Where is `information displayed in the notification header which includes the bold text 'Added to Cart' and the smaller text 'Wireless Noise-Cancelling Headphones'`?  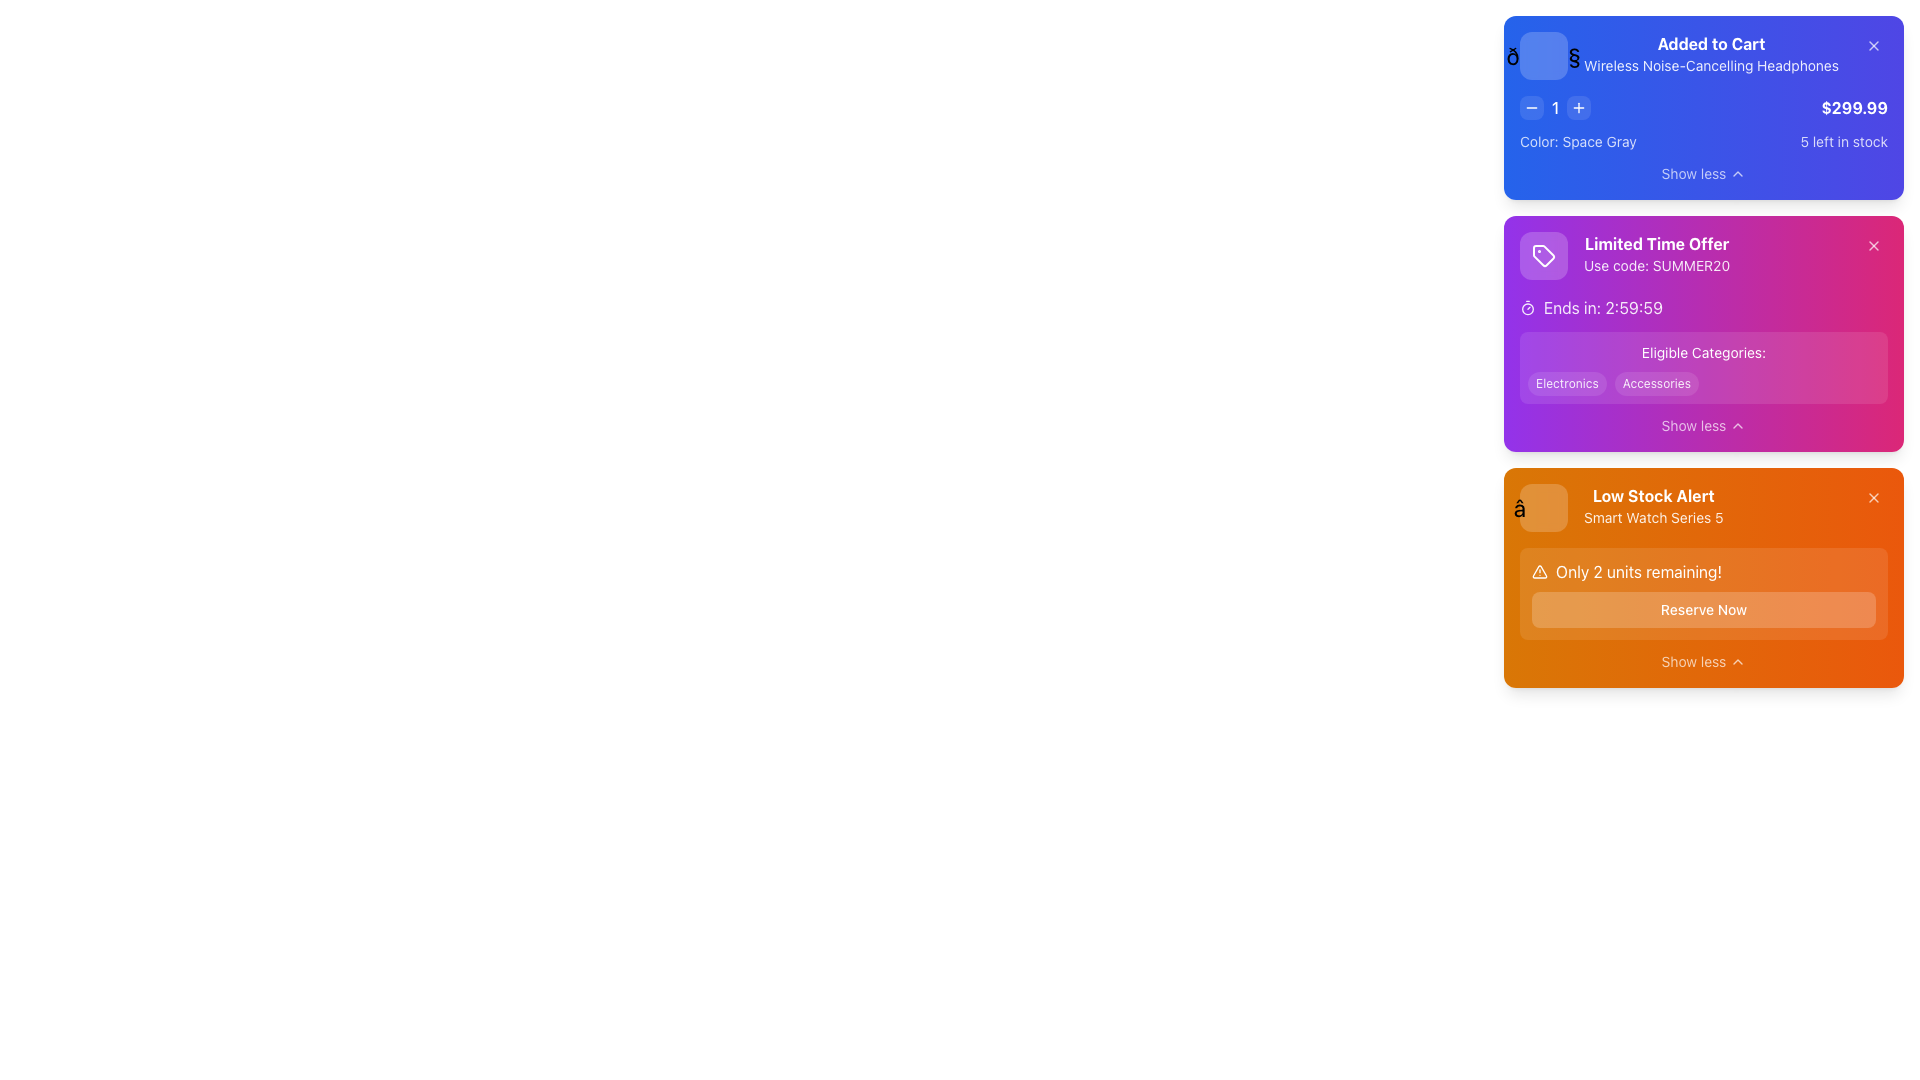 information displayed in the notification header which includes the bold text 'Added to Cart' and the smaller text 'Wireless Noise-Cancelling Headphones' is located at coordinates (1703, 55).